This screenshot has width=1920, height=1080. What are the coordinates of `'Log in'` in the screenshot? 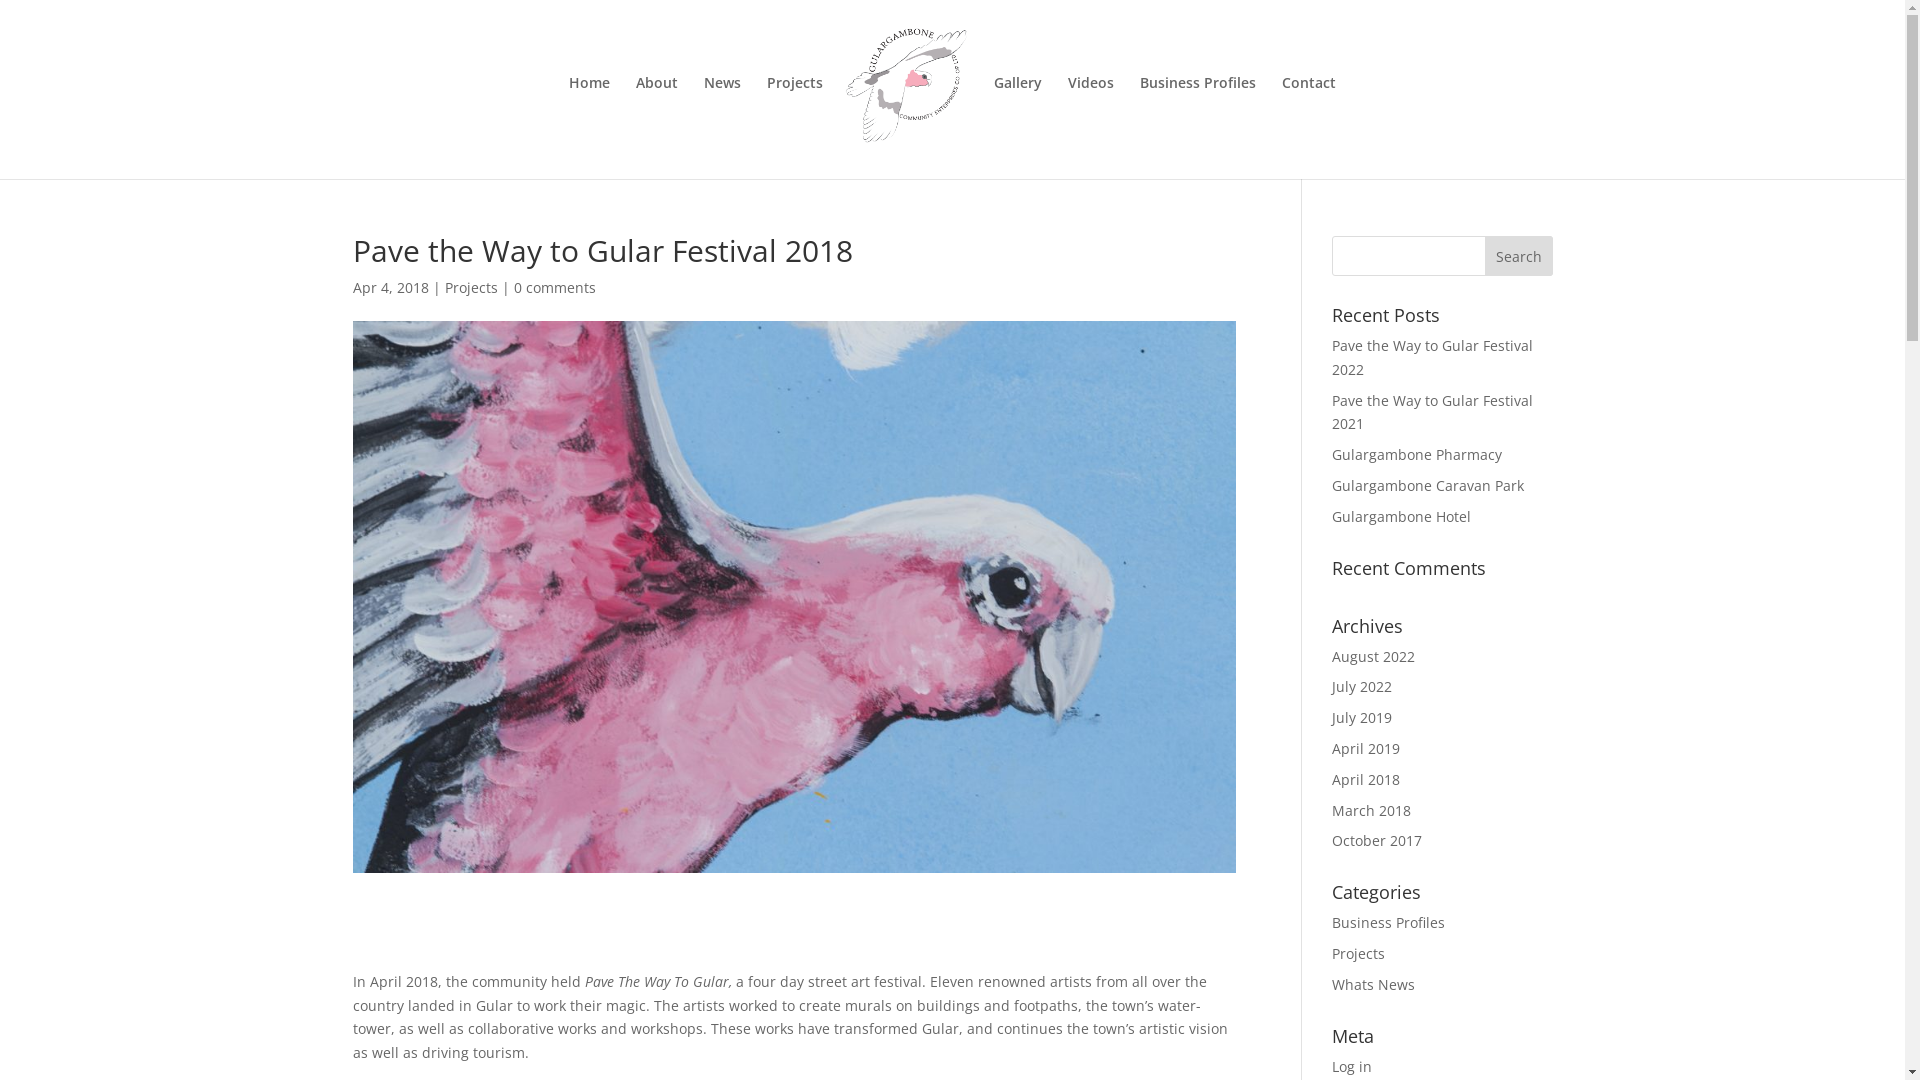 It's located at (1352, 1065).